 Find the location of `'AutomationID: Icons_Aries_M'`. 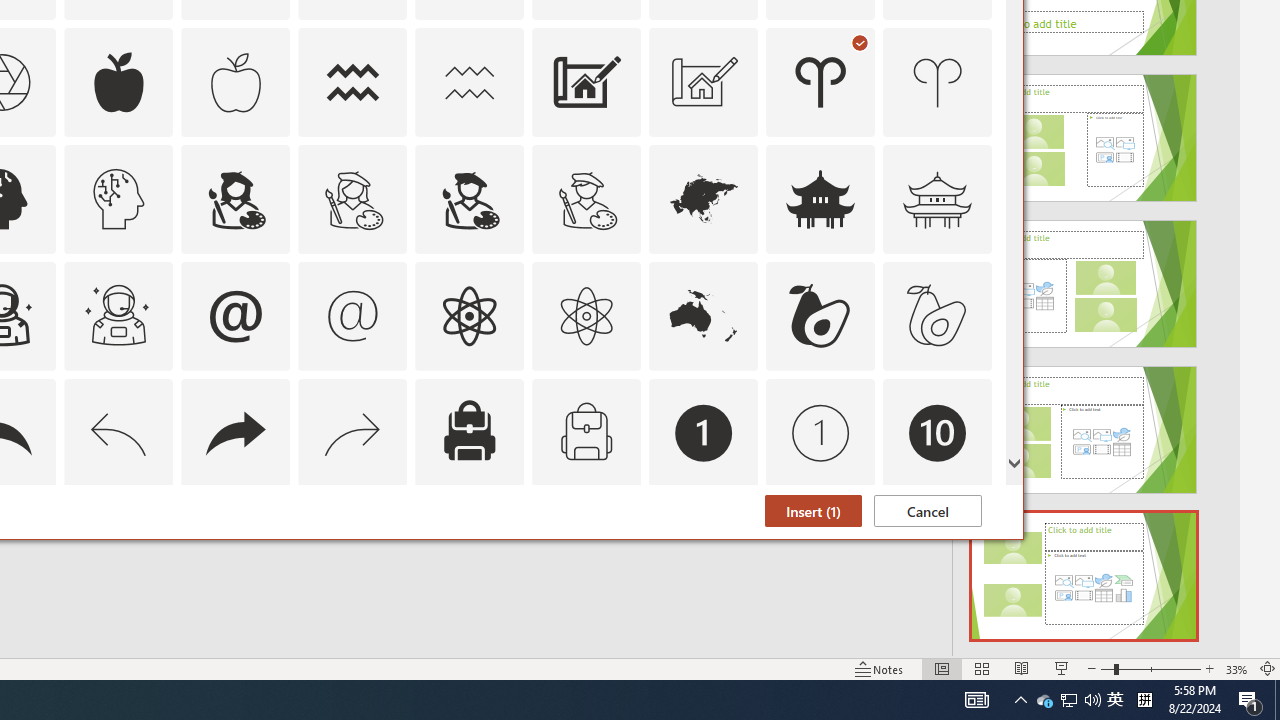

'AutomationID: Icons_Aries_M' is located at coordinates (937, 81).